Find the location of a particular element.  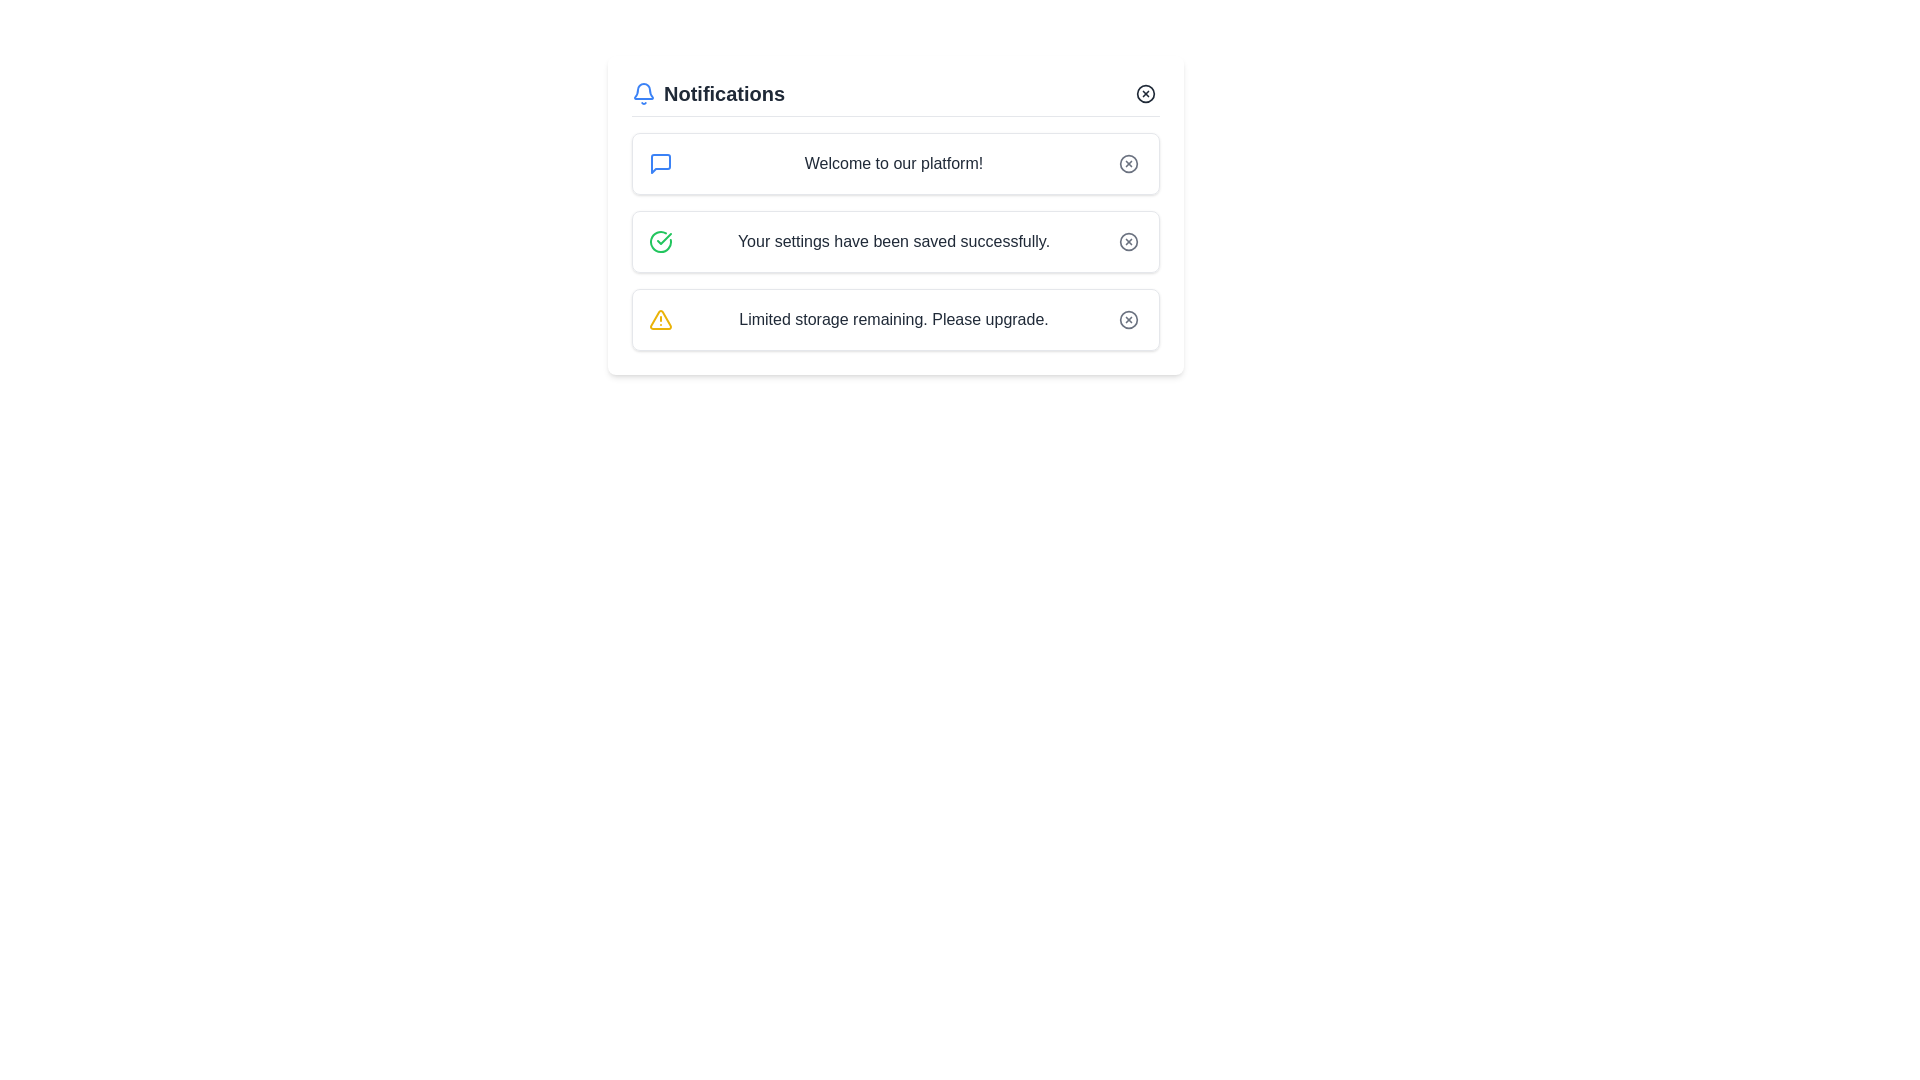

the second notification item in the Notifications section that contains a check mark icon and the message 'Your settings have been saved successfully.' is located at coordinates (895, 241).